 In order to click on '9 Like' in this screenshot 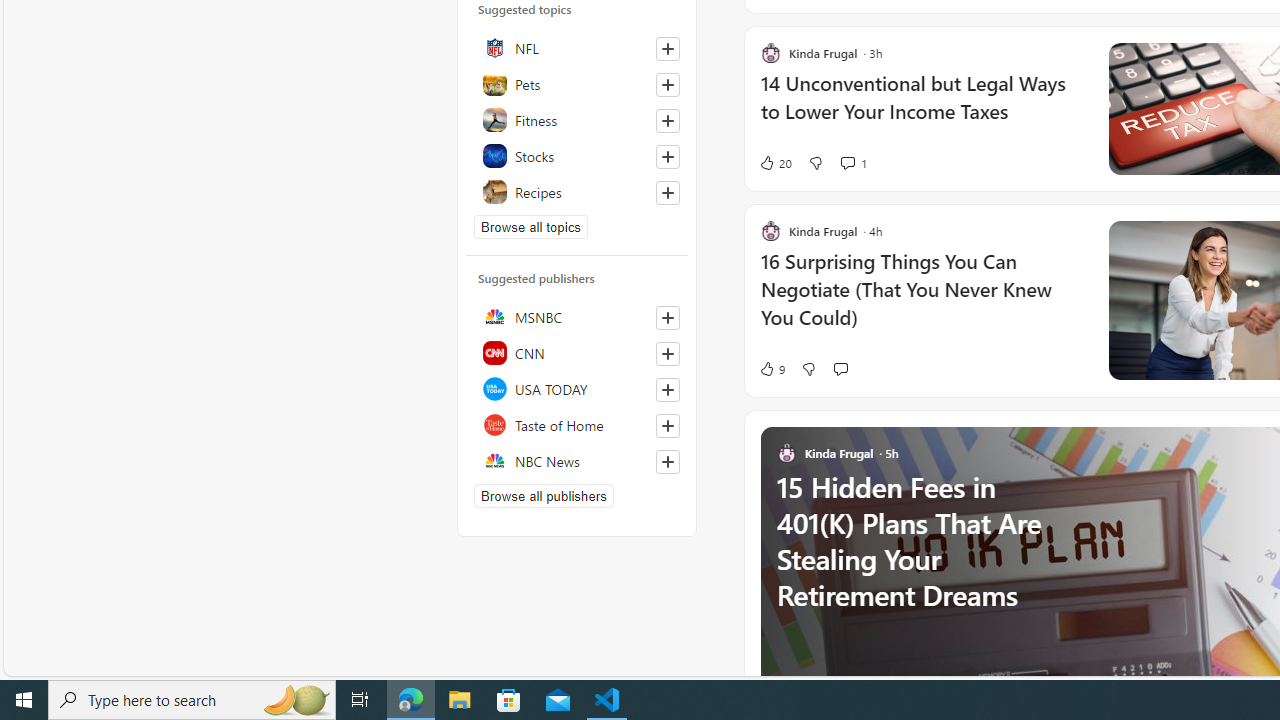, I will do `click(770, 368)`.